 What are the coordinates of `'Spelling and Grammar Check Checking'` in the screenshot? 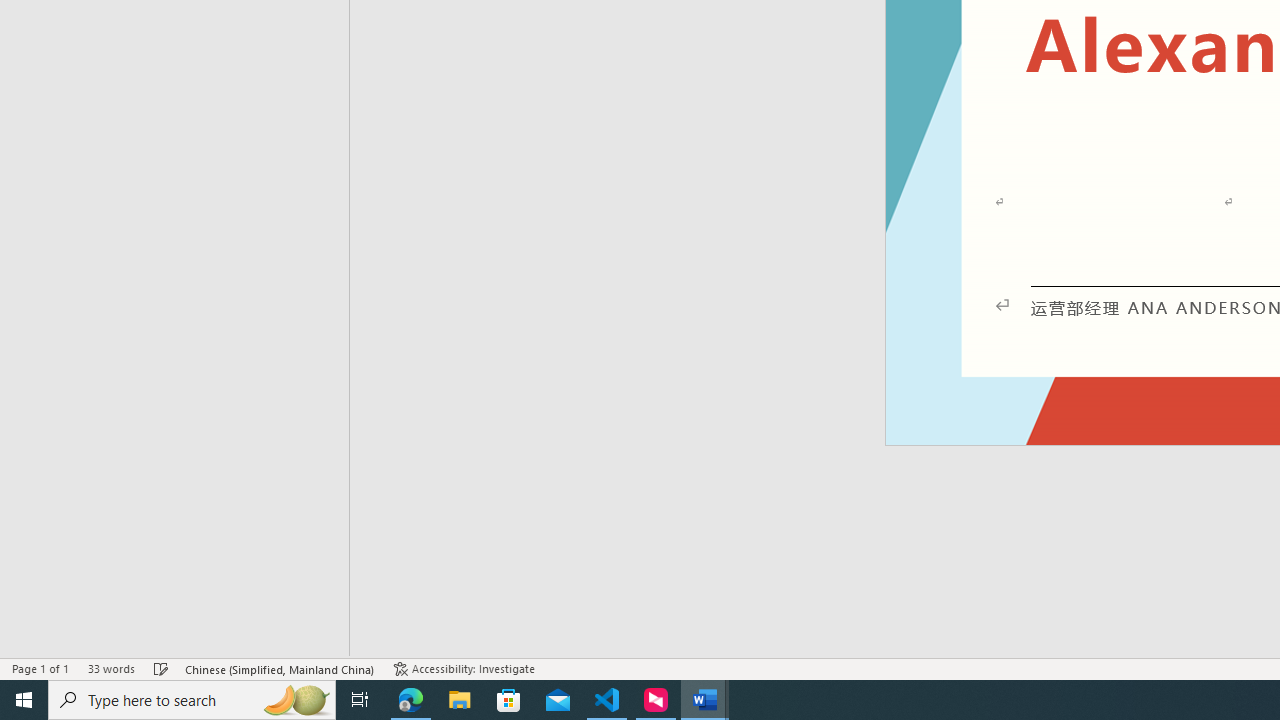 It's located at (161, 669).